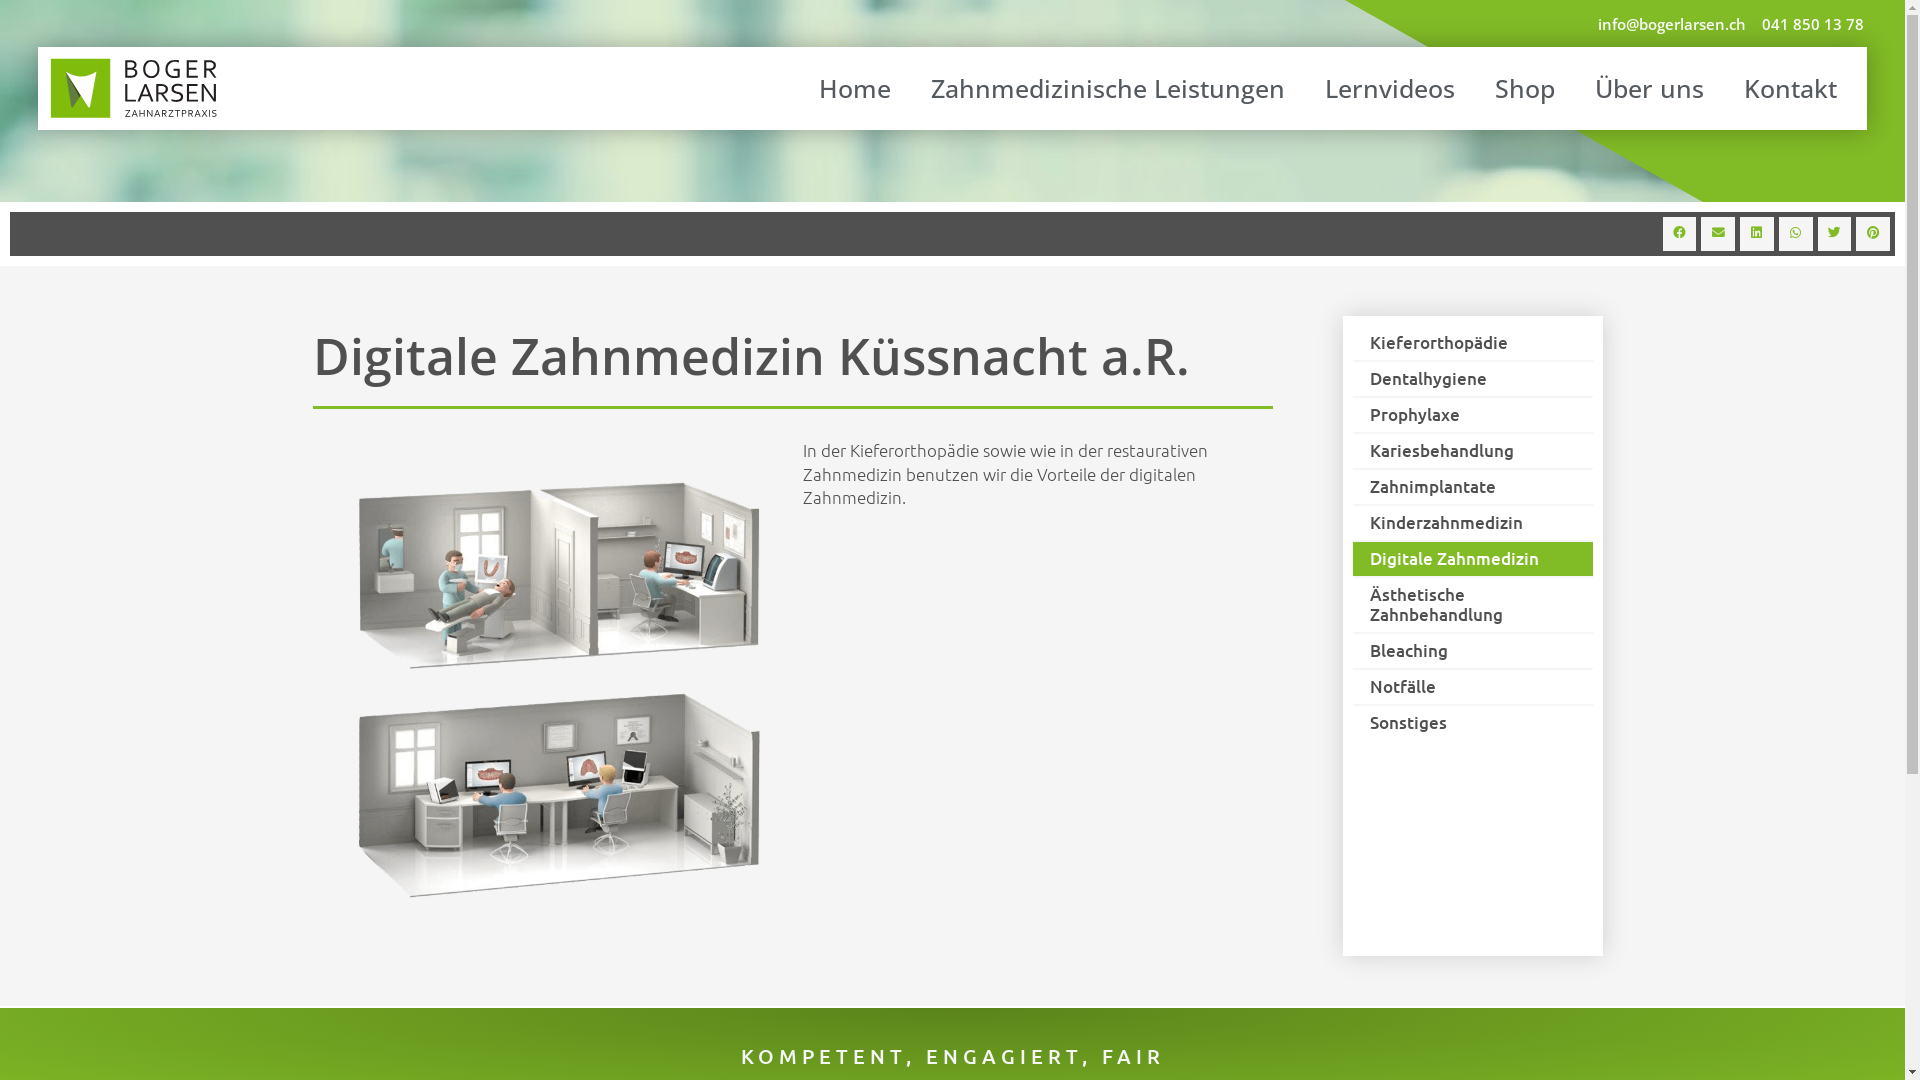 The width and height of the screenshot is (1920, 1080). Describe the element at coordinates (1107, 87) in the screenshot. I see `'Zahnmedizinische Leistungen'` at that location.